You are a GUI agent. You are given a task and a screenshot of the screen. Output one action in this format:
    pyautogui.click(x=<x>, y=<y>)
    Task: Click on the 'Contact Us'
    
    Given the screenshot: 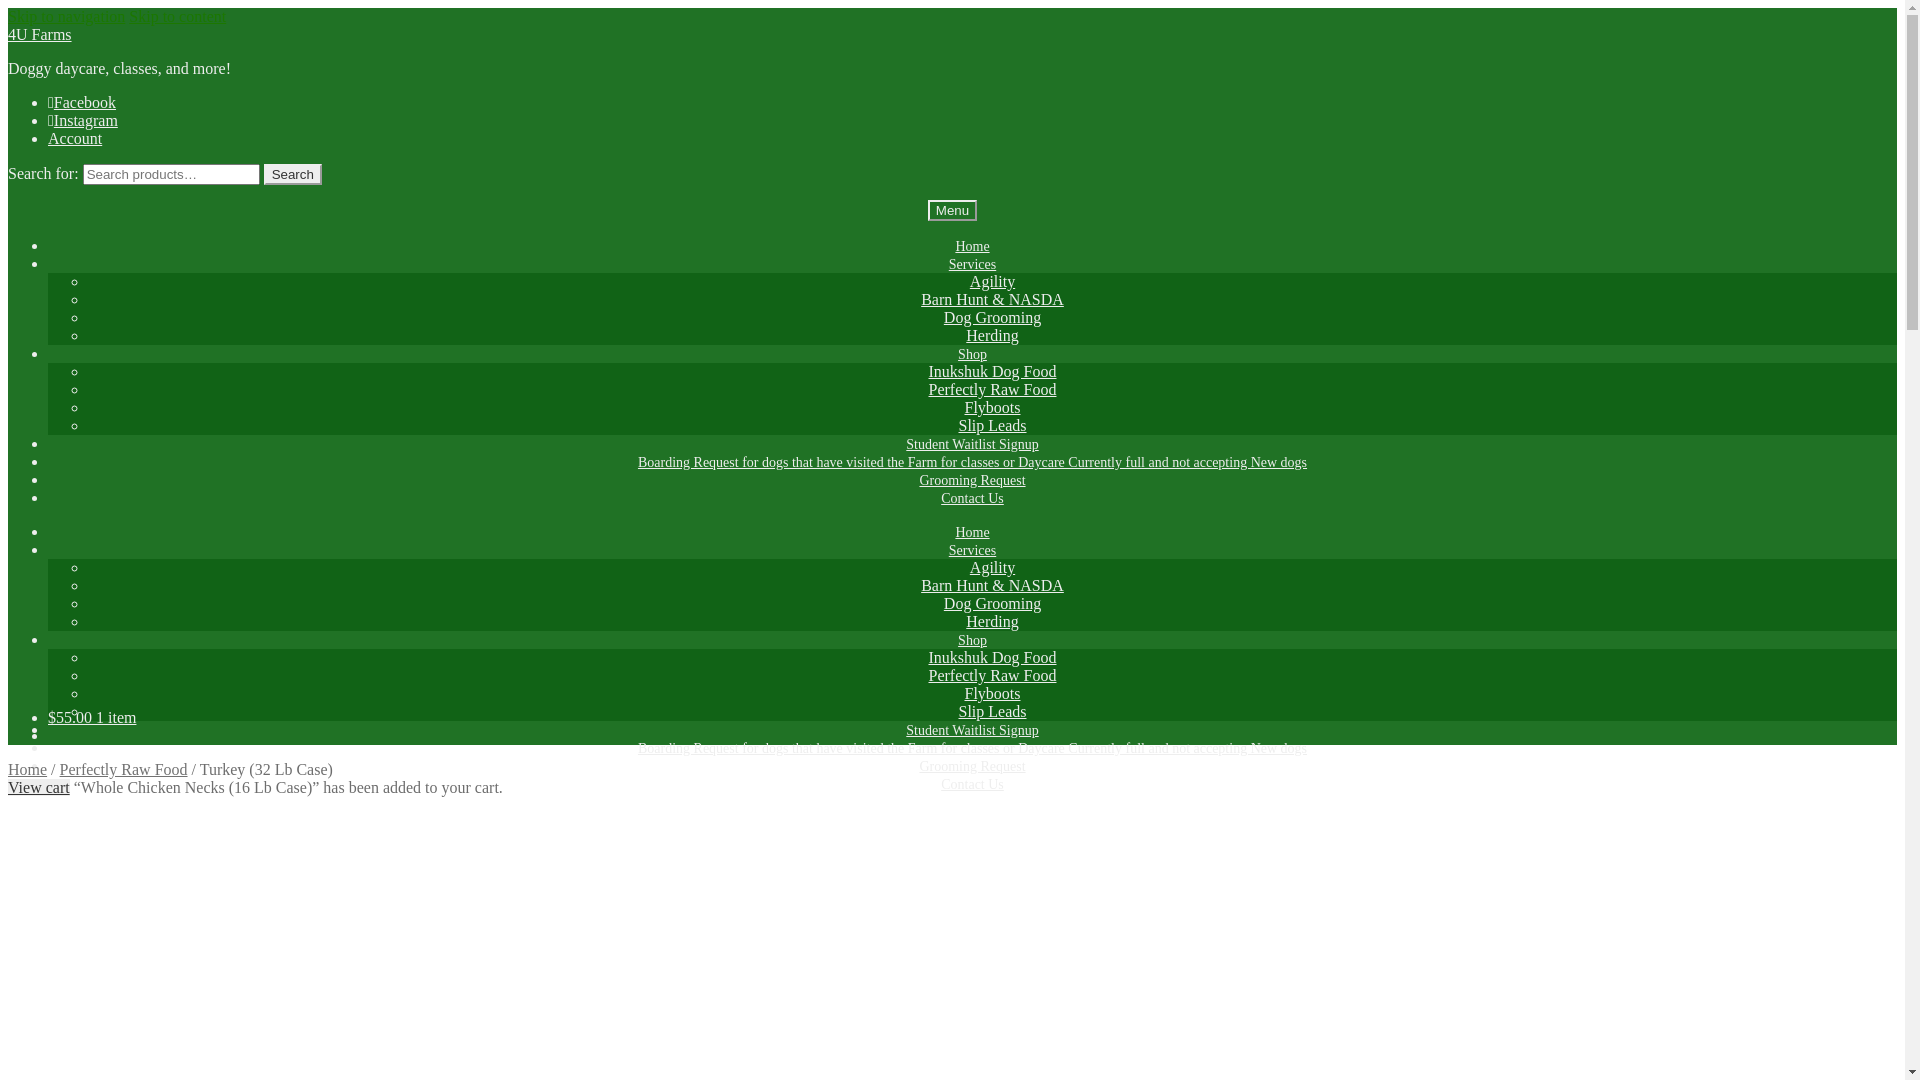 What is the action you would take?
    pyautogui.click(x=973, y=497)
    